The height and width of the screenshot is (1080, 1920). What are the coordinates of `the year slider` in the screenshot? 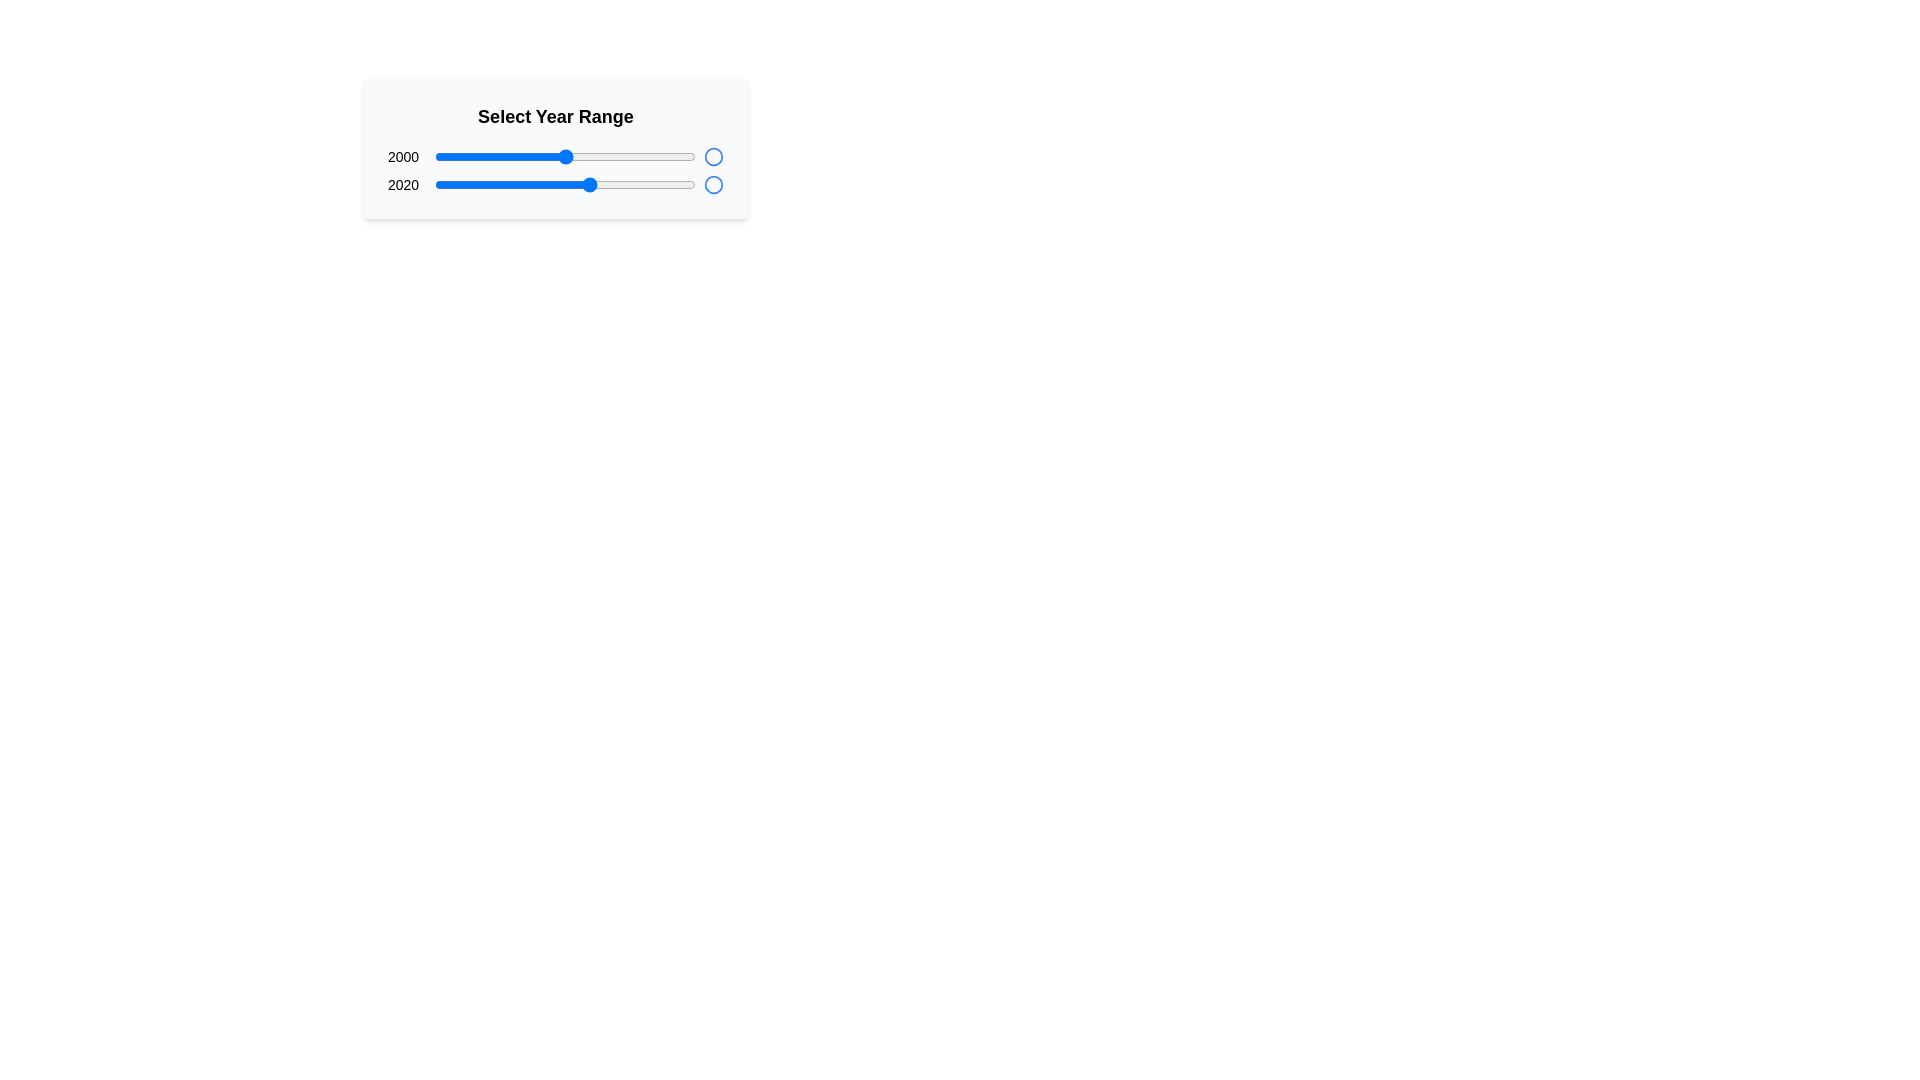 It's located at (504, 185).